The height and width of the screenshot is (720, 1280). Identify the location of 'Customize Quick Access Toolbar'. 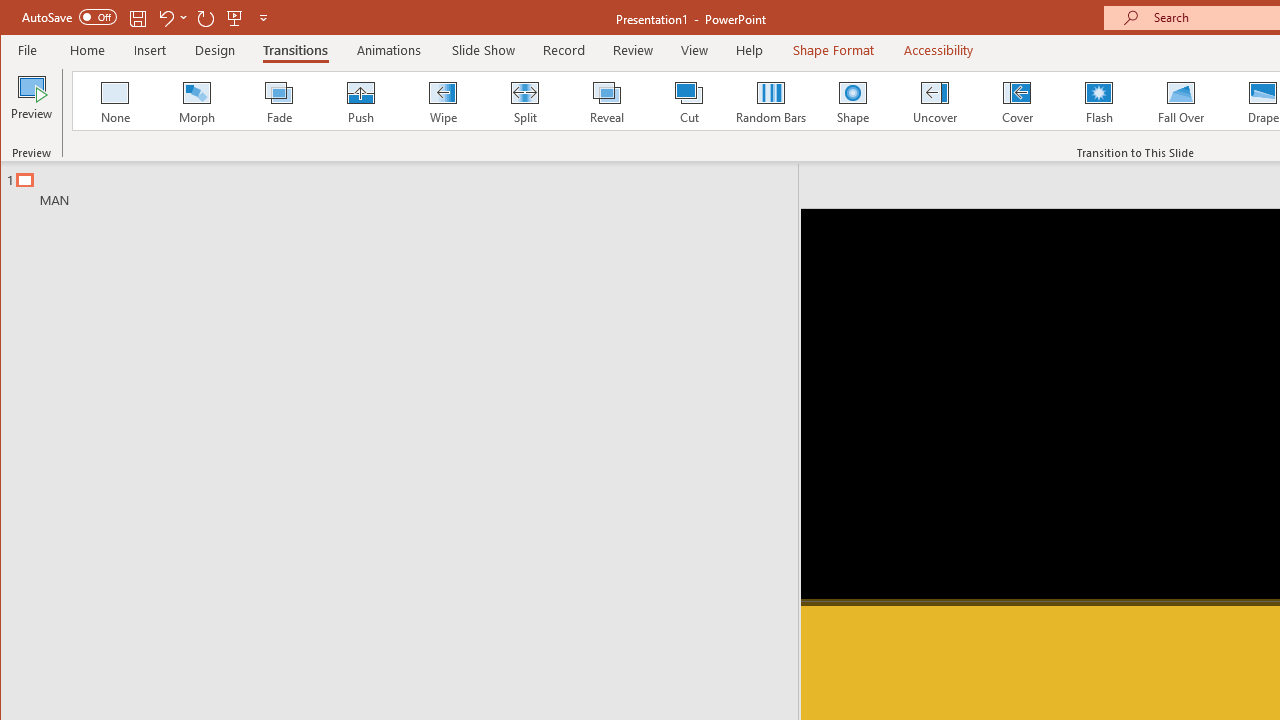
(262, 17).